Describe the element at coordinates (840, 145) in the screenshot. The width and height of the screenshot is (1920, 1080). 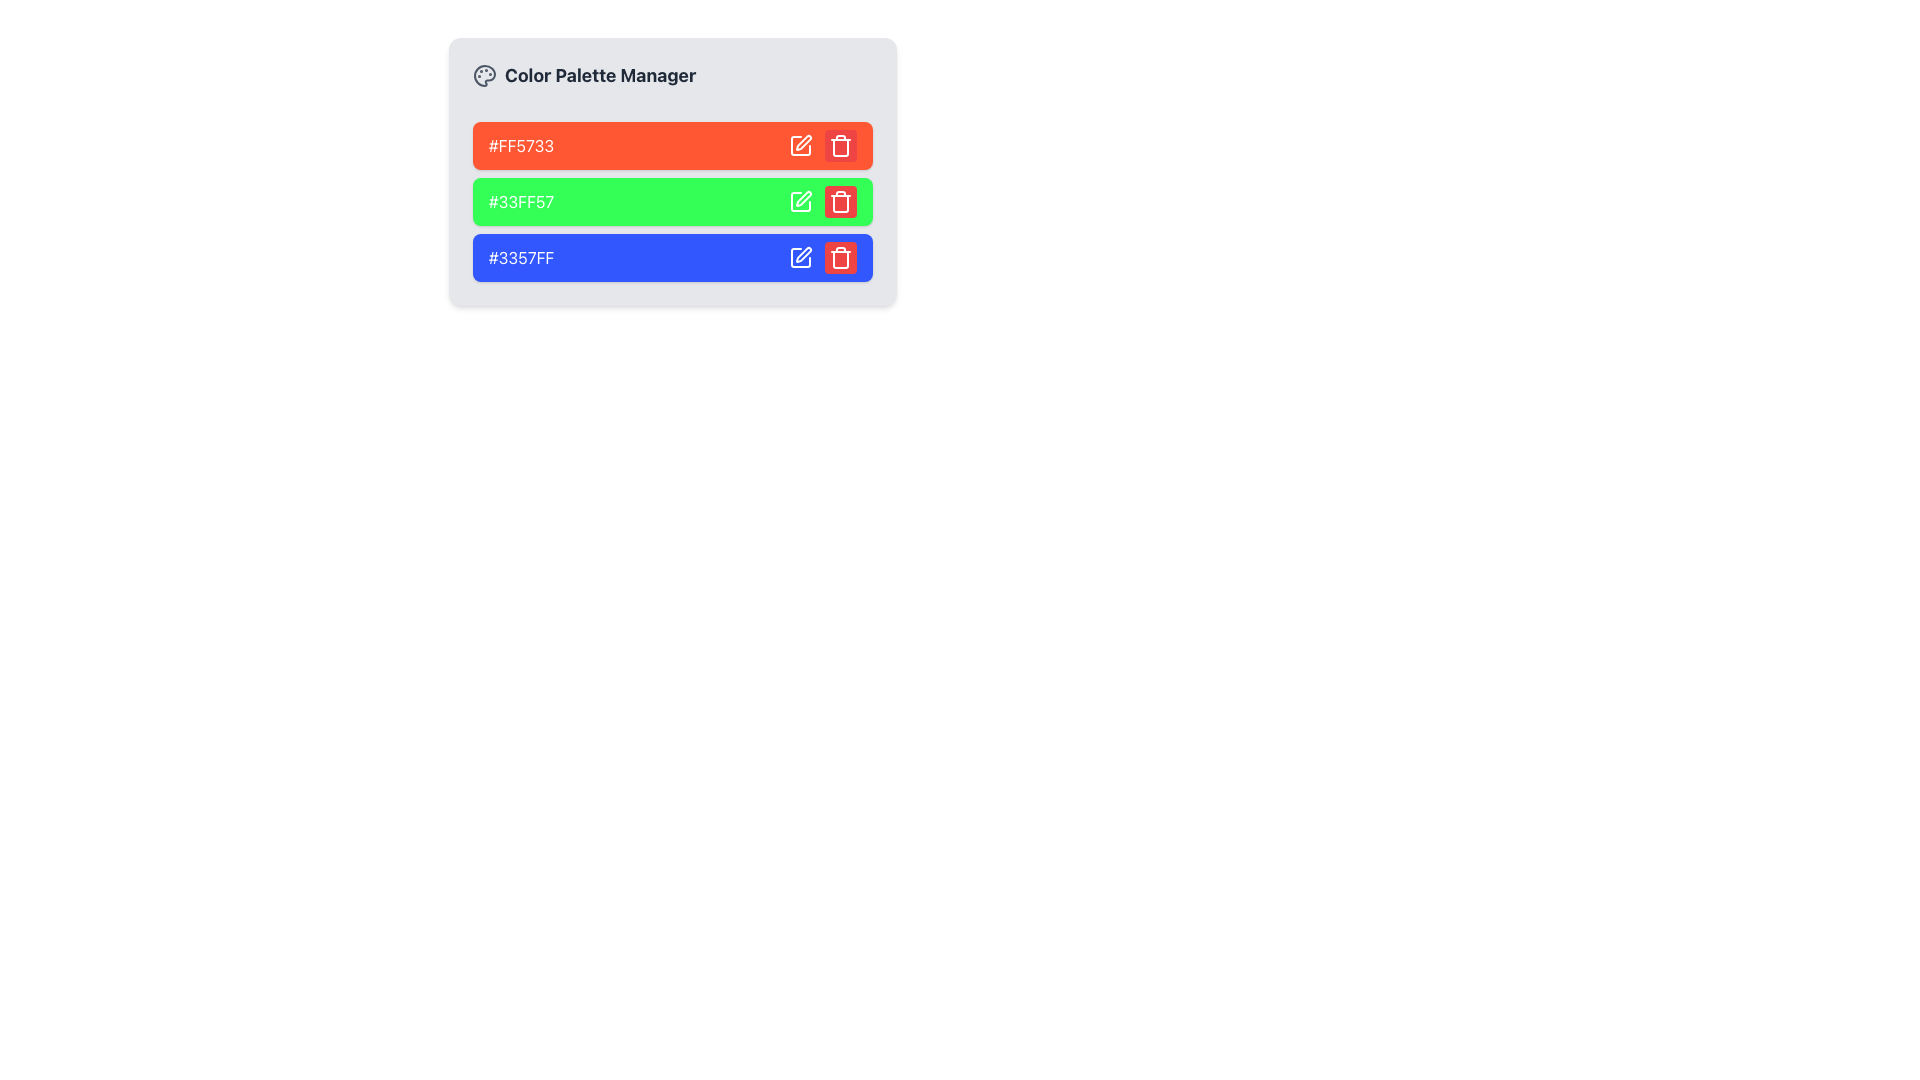
I see `the small, rounded red delete button with a trash can icon located in the upper-right corner of the horizontal bar` at that location.